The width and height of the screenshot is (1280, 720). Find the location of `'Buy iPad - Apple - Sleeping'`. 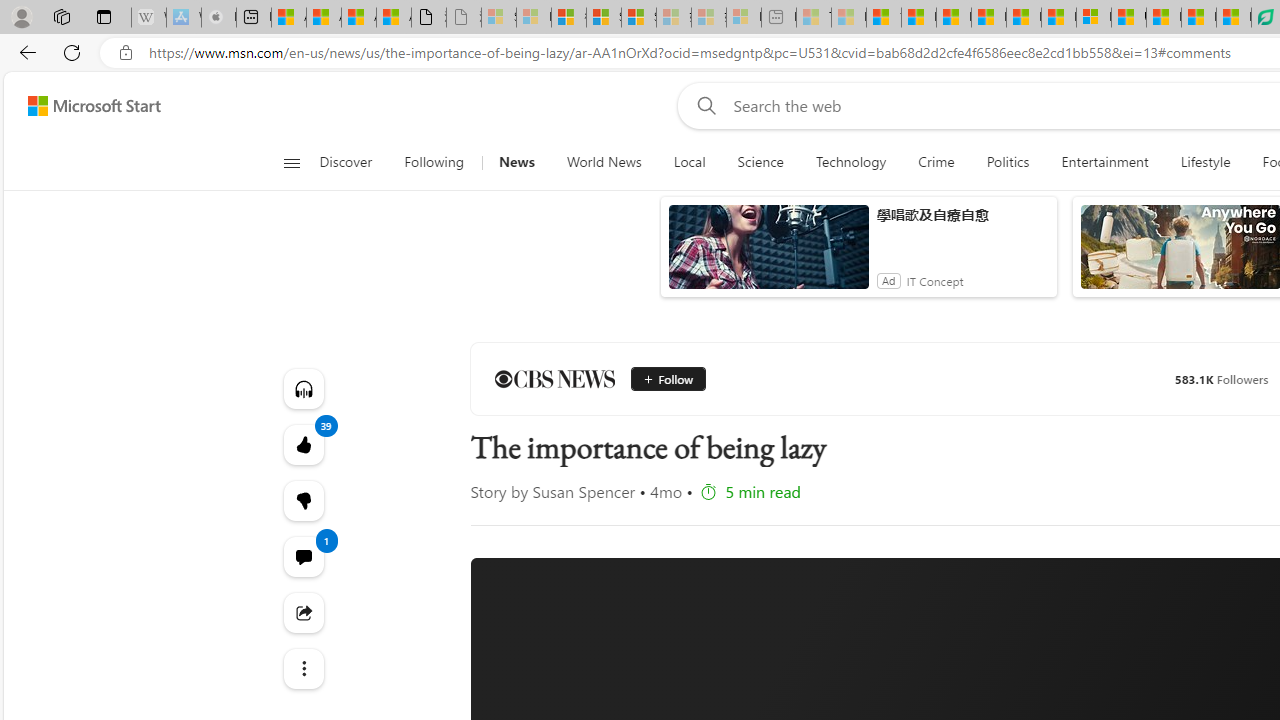

'Buy iPad - Apple - Sleeping' is located at coordinates (218, 17).